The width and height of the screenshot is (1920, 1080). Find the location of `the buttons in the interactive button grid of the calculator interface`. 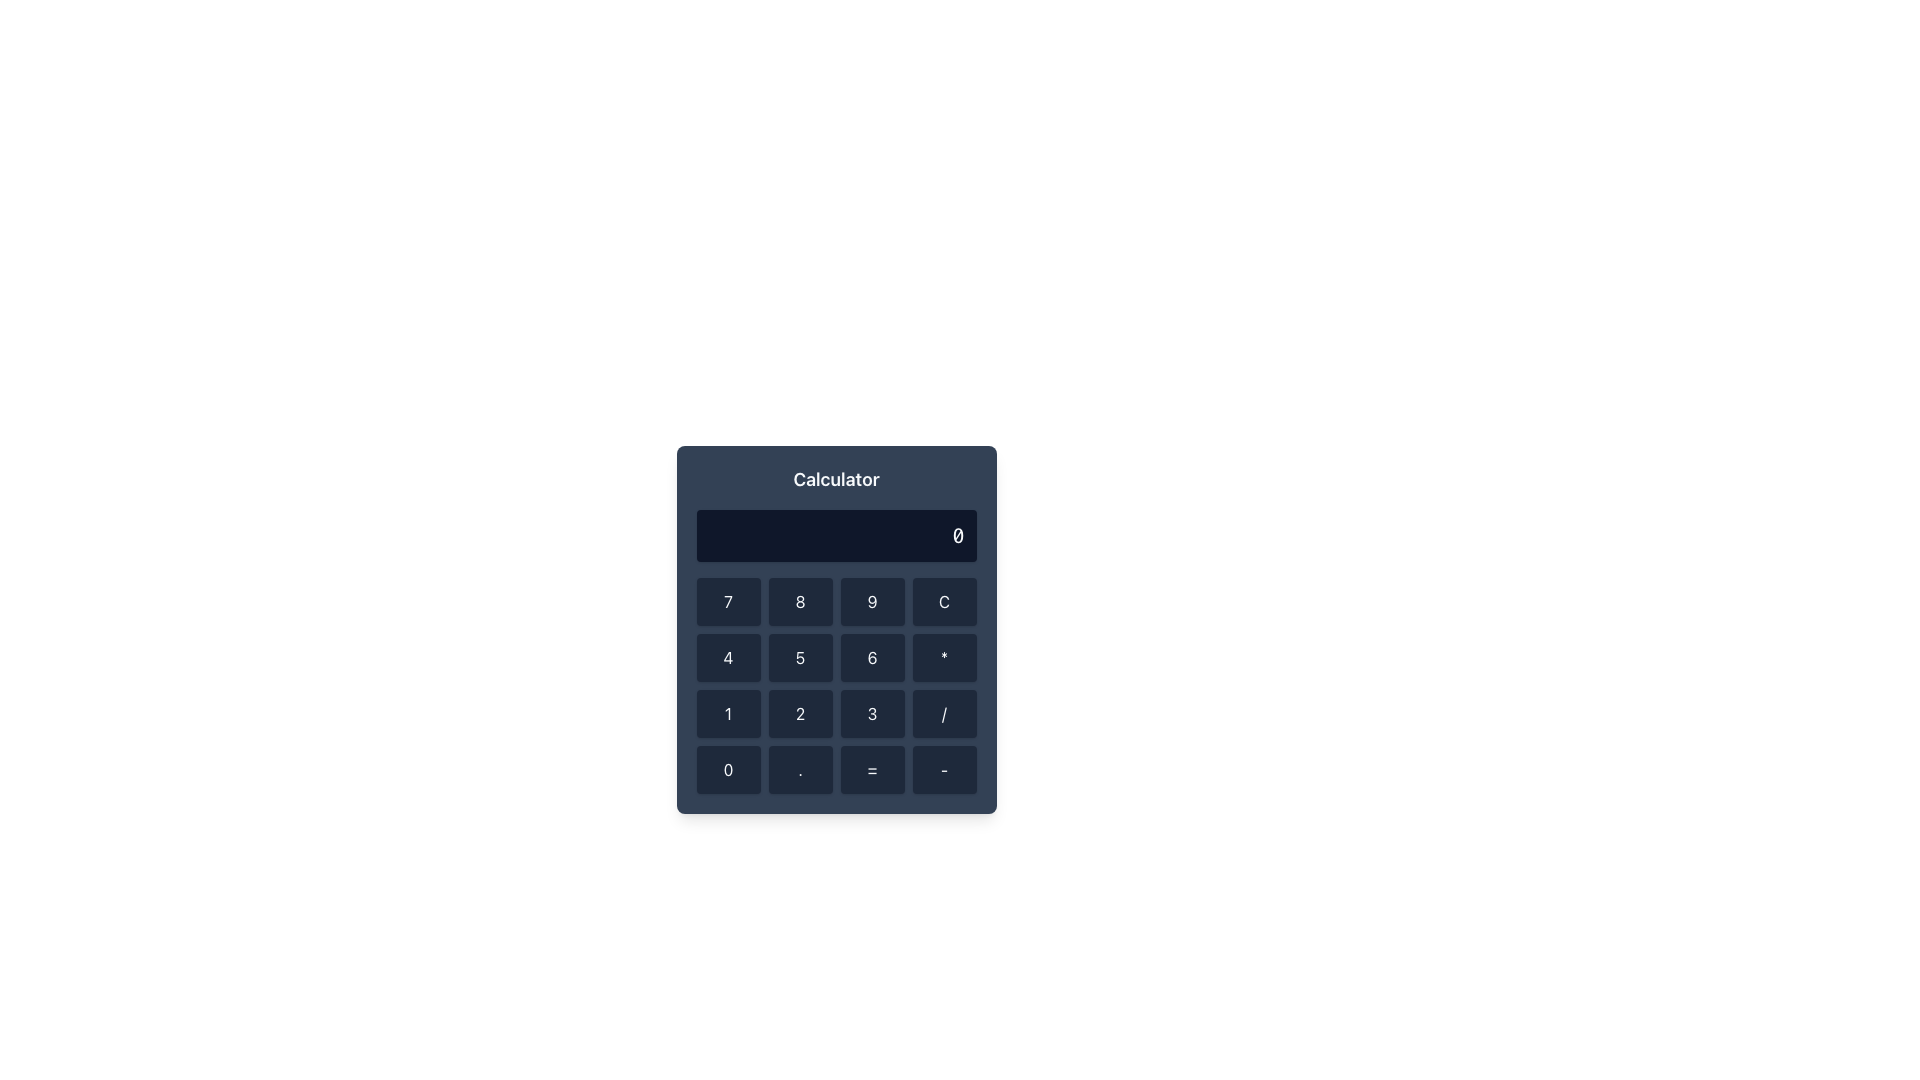

the buttons in the interactive button grid of the calculator interface is located at coordinates (836, 685).